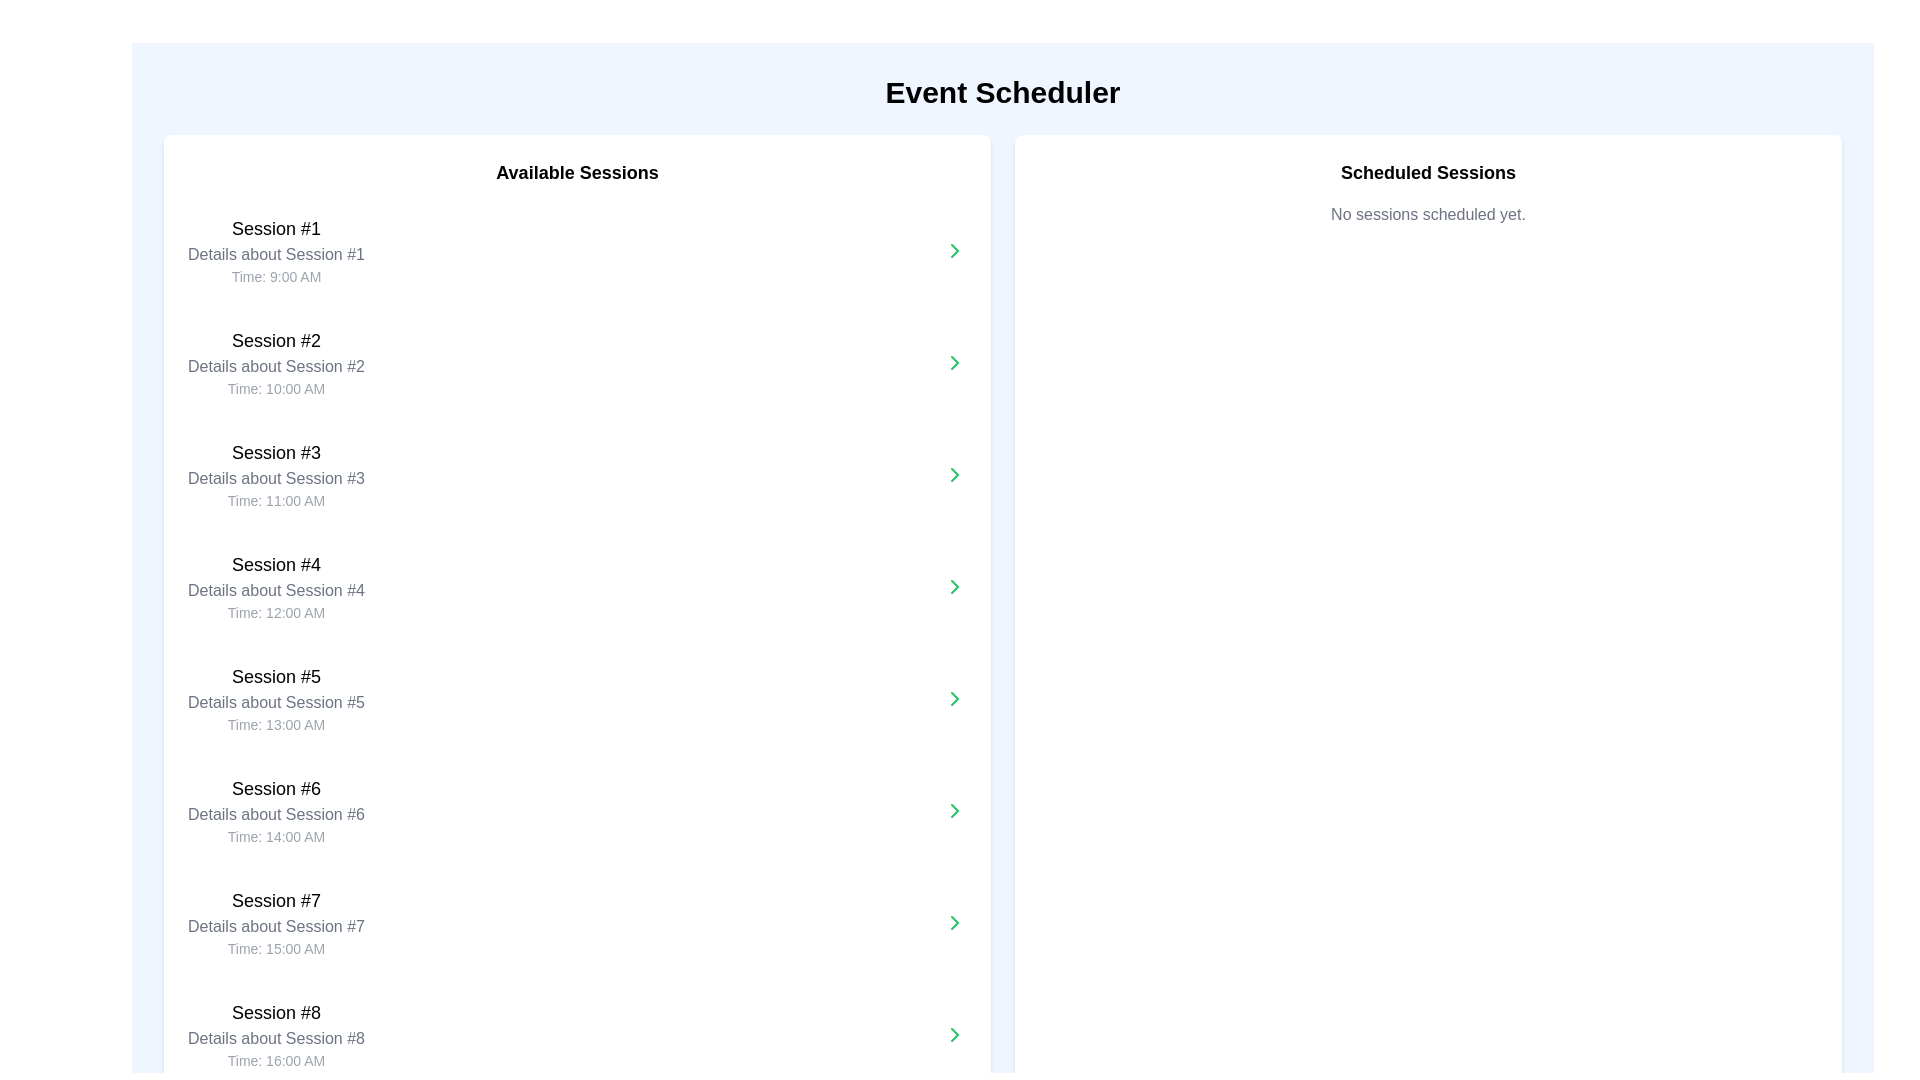 Image resolution: width=1920 pixels, height=1080 pixels. What do you see at coordinates (275, 227) in the screenshot?
I see `the text label 'Session #1' in bold black font located in the 'Available Sessions' column of the 'Event Scheduler' interface` at bounding box center [275, 227].